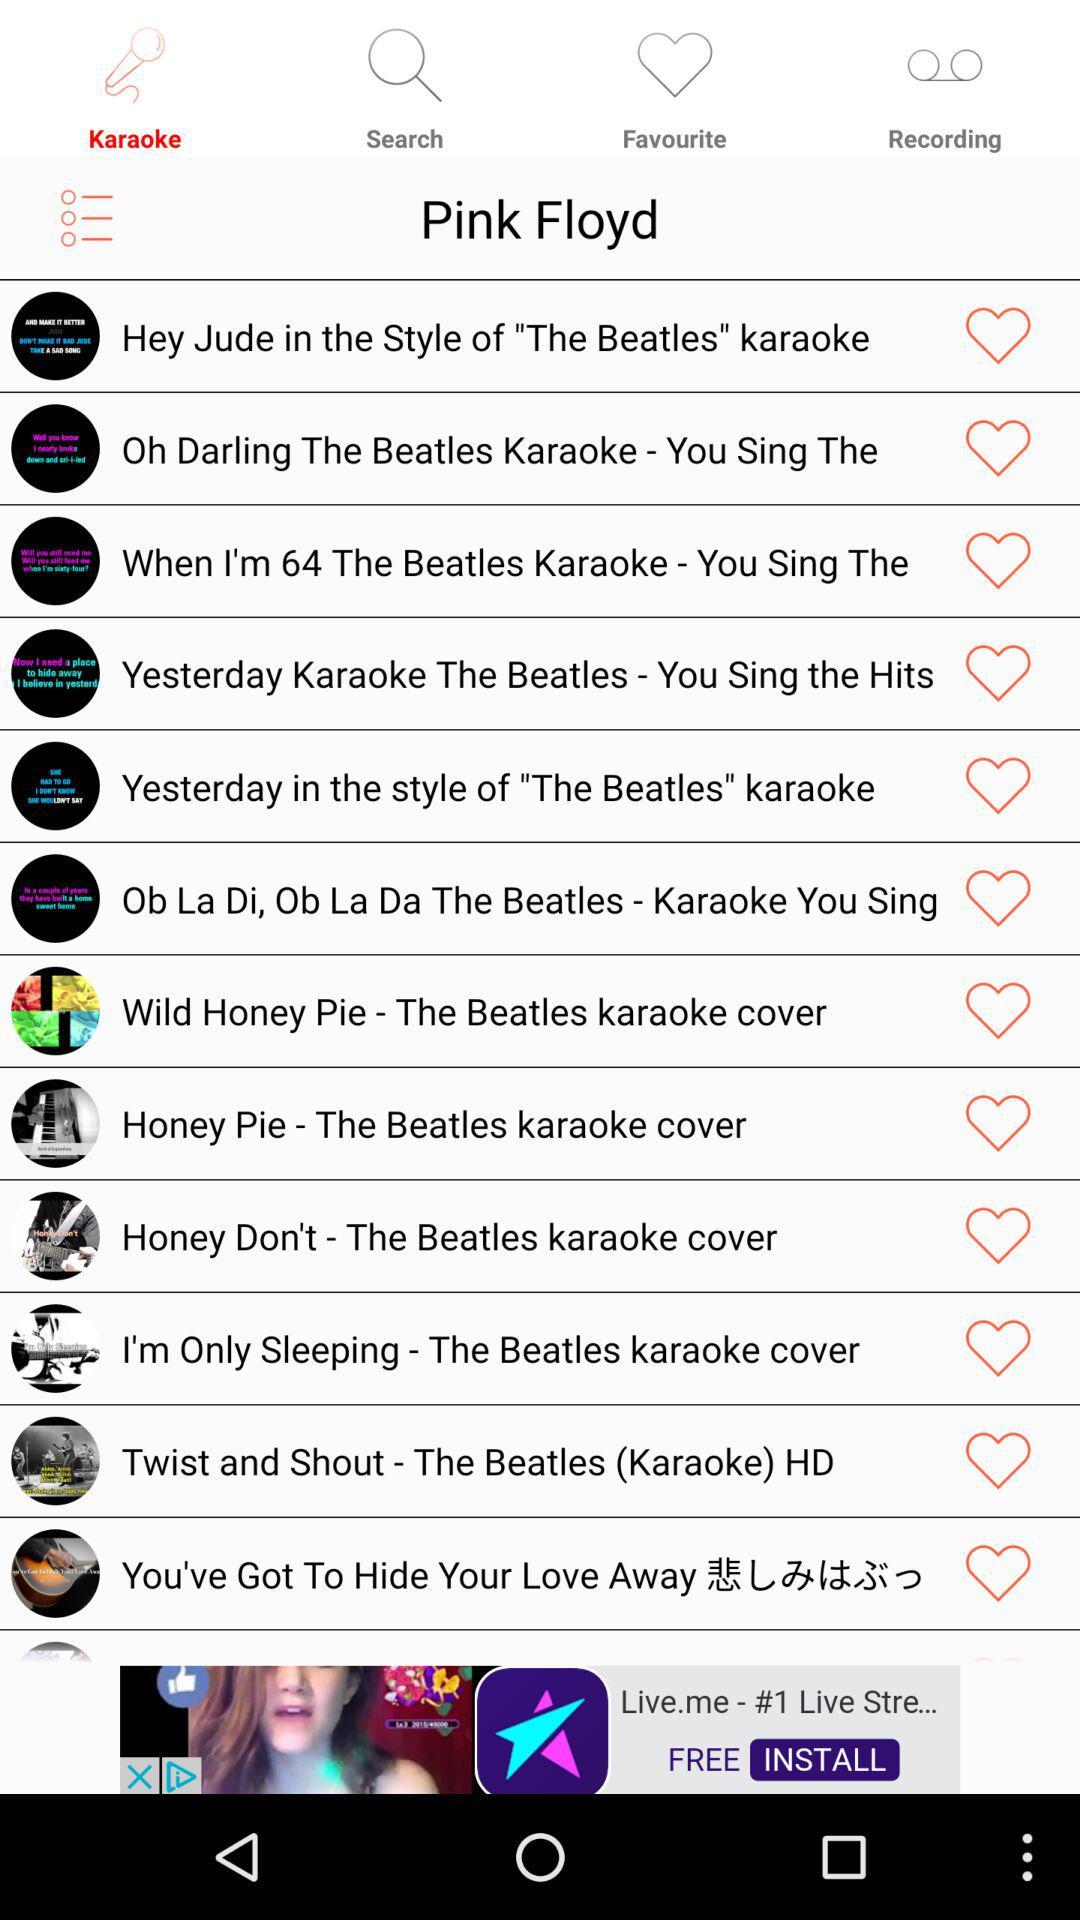 This screenshot has height=1920, width=1080. What do you see at coordinates (998, 1572) in the screenshot?
I see `like this track` at bounding box center [998, 1572].